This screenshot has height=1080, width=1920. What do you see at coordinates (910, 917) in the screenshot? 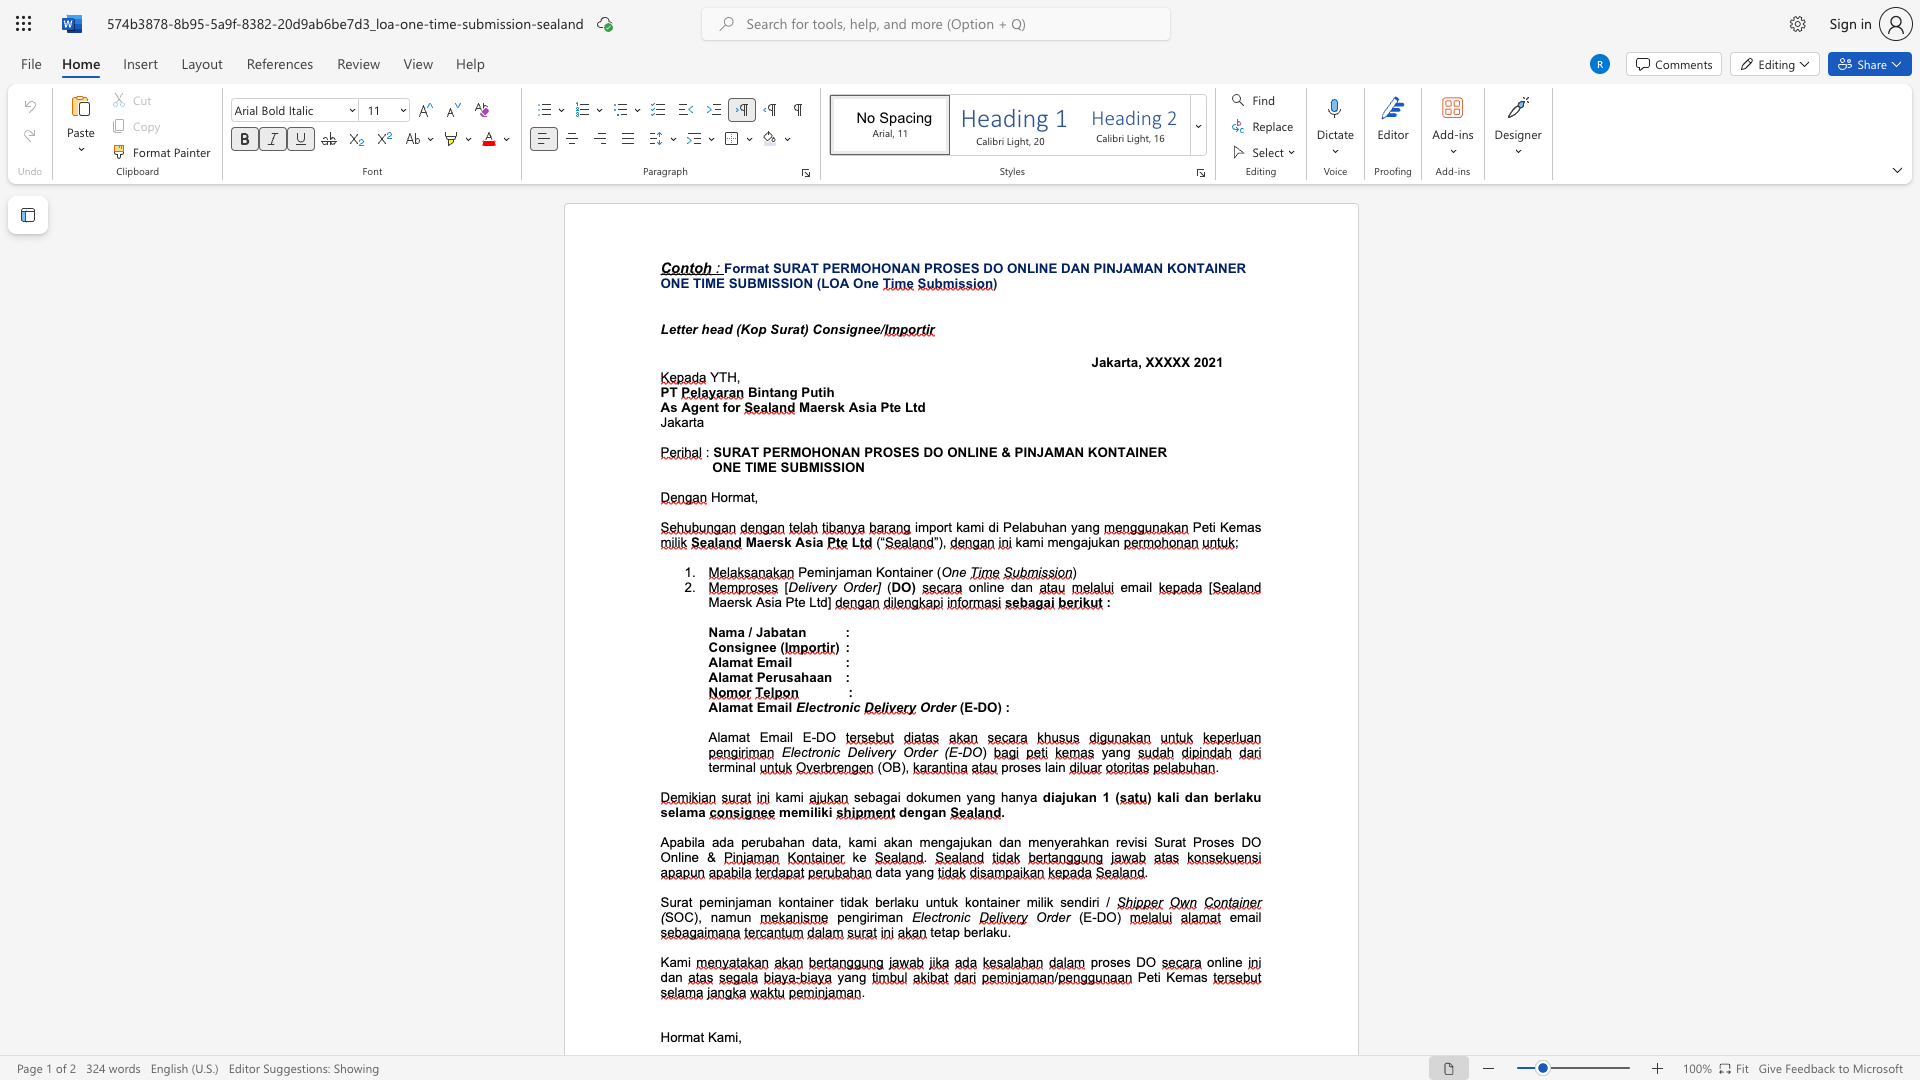
I see `the subset text "El" within the text "Electronic"` at bounding box center [910, 917].